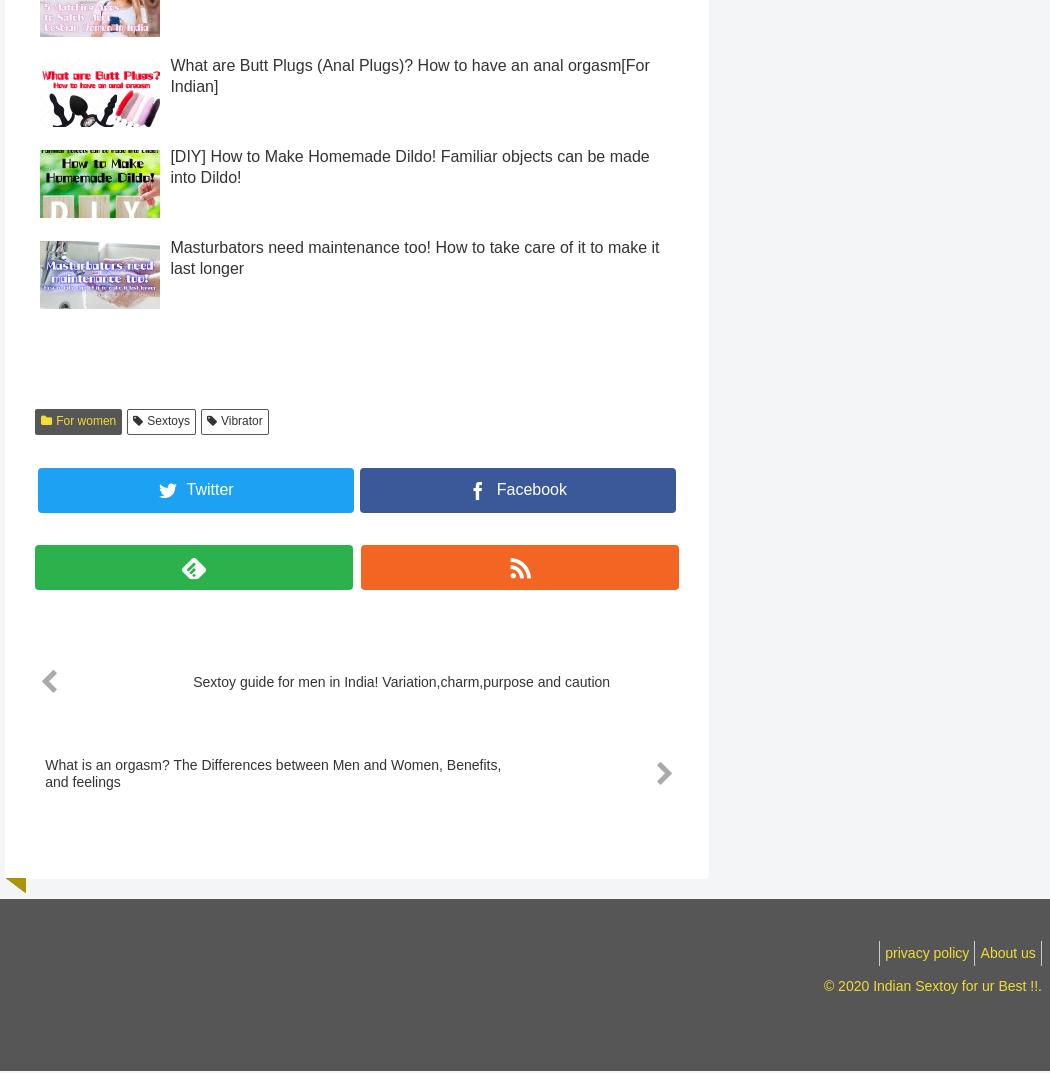 The height and width of the screenshot is (1073, 1050). Describe the element at coordinates (1002, 988) in the screenshot. I see `'About us'` at that location.